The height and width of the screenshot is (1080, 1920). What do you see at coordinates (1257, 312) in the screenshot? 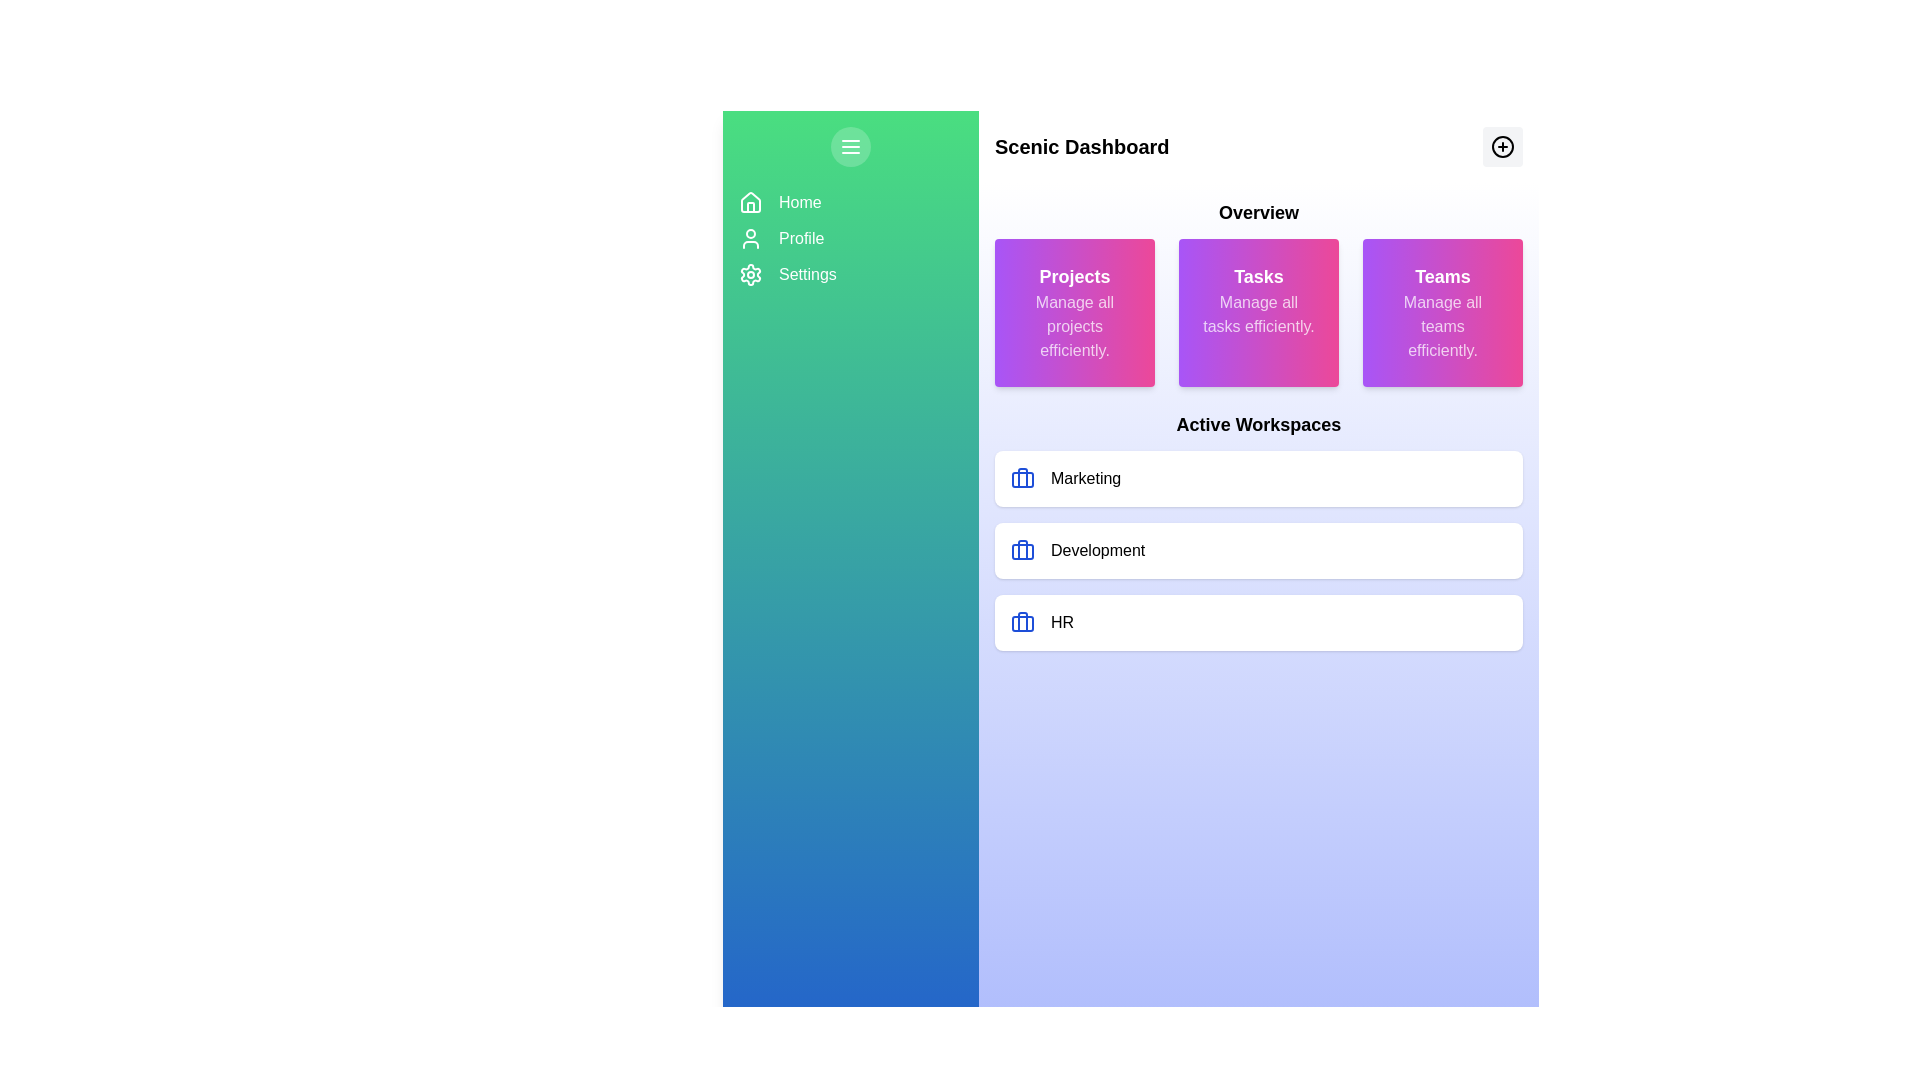
I see `the Card component located in the second column of the Overview section, which provides an overview of tasks between the 'Projects' and 'Teams' cards` at bounding box center [1257, 312].